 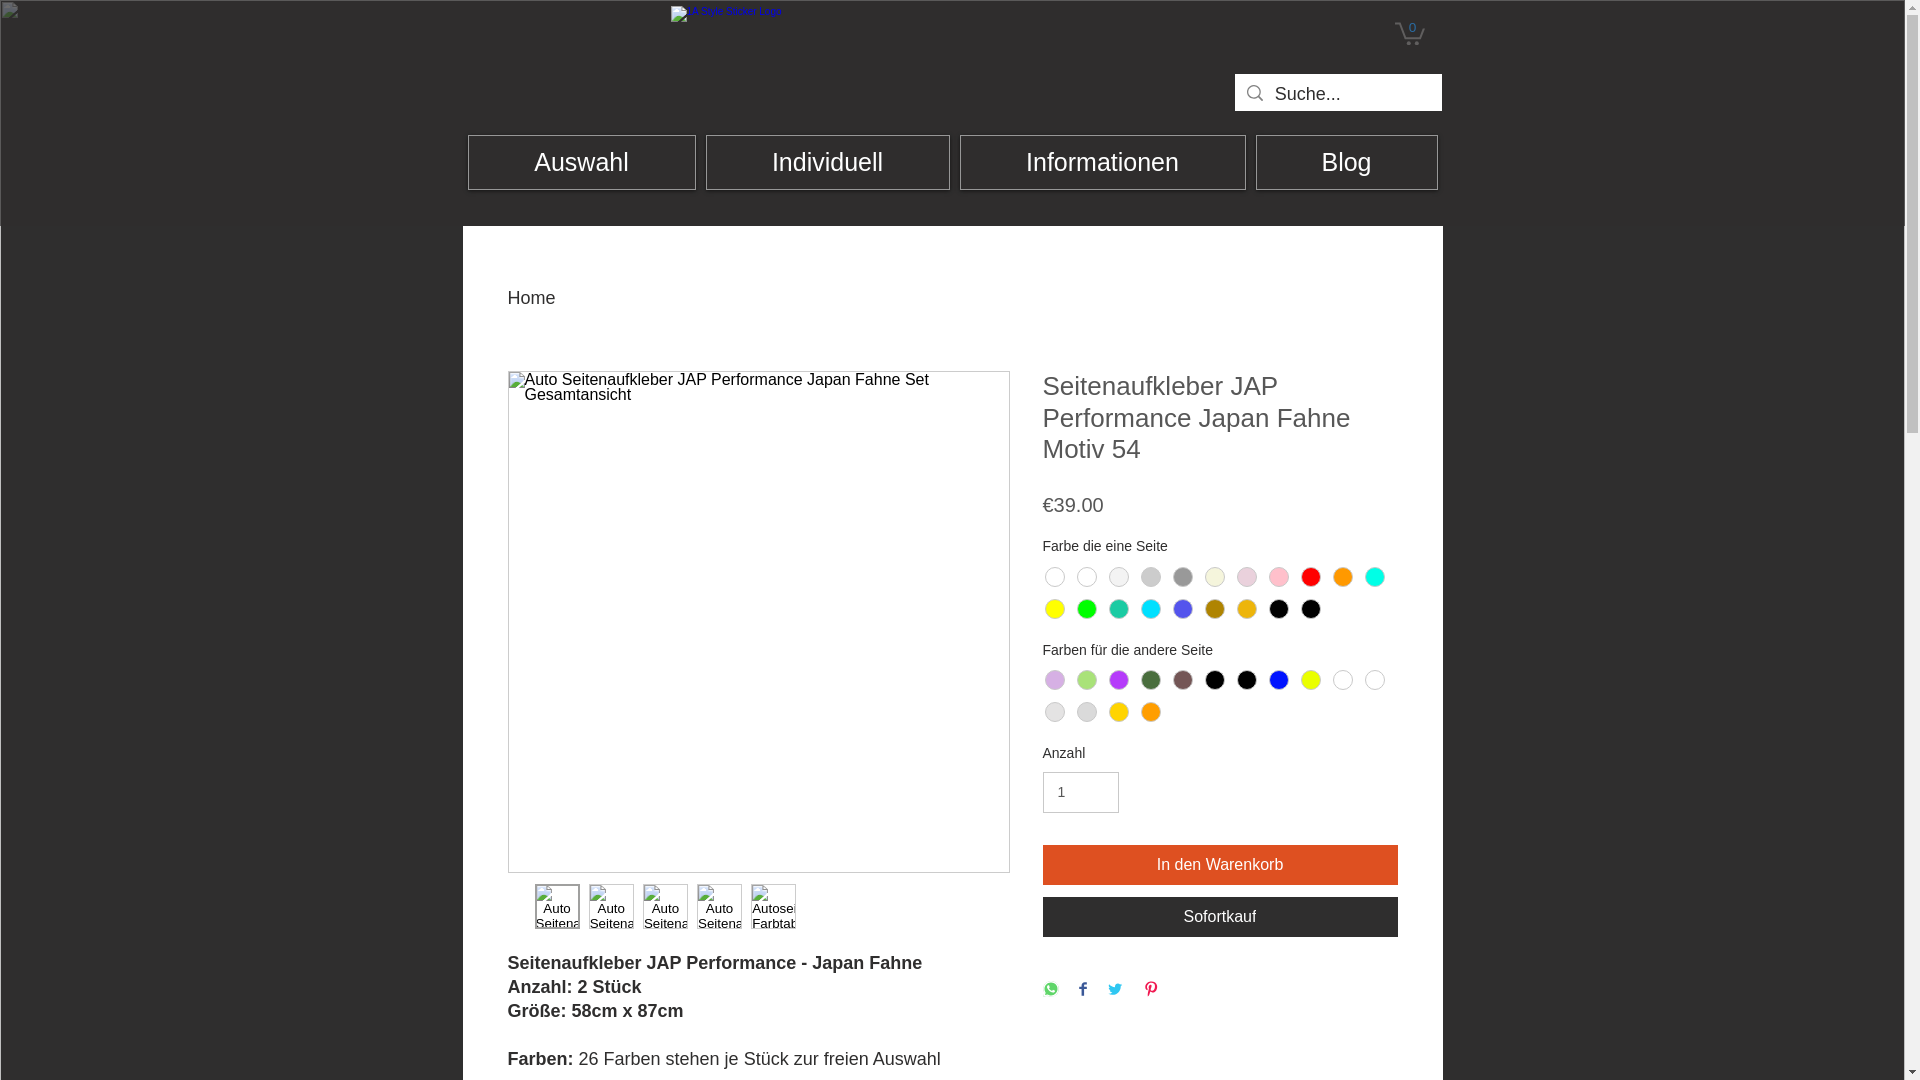 I want to click on 'Individuell', so click(x=705, y=161).